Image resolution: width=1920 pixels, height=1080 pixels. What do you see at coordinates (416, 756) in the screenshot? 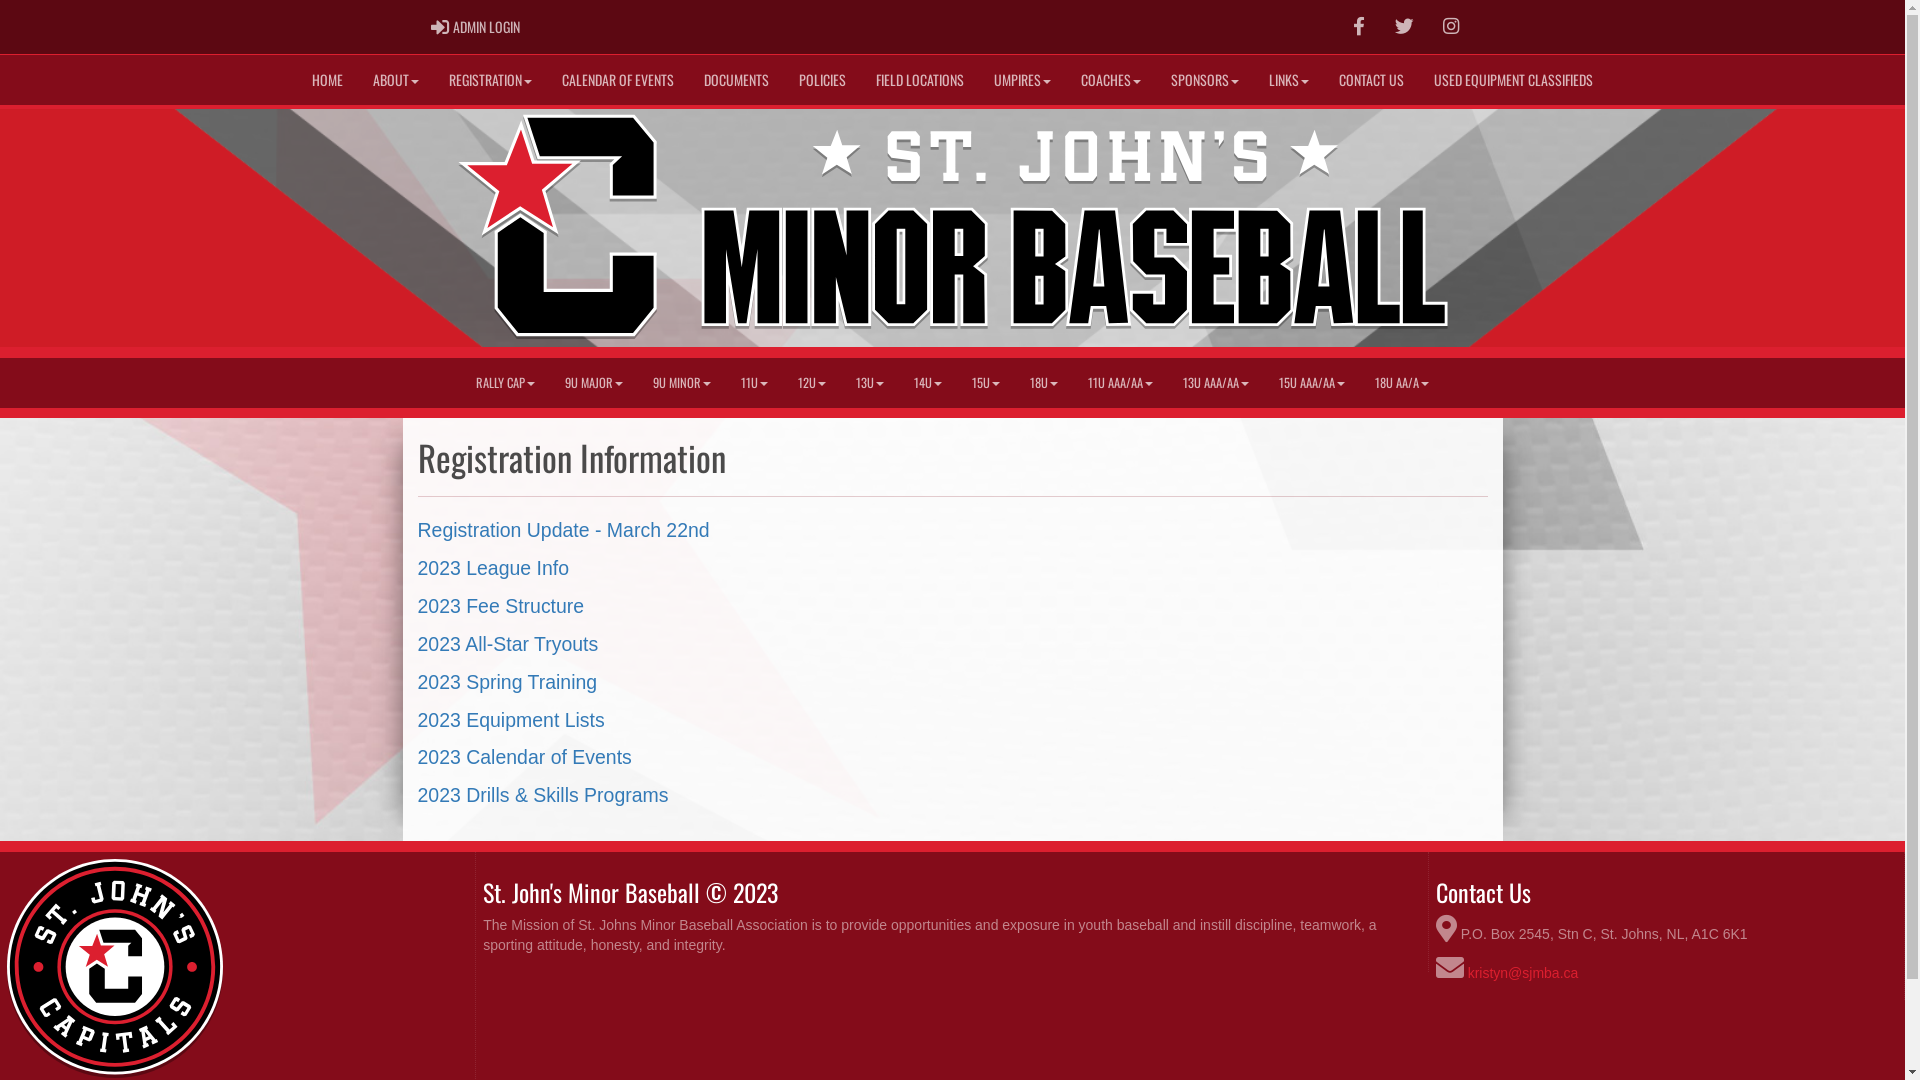
I see `'2023 Calendar of Events'` at bounding box center [416, 756].